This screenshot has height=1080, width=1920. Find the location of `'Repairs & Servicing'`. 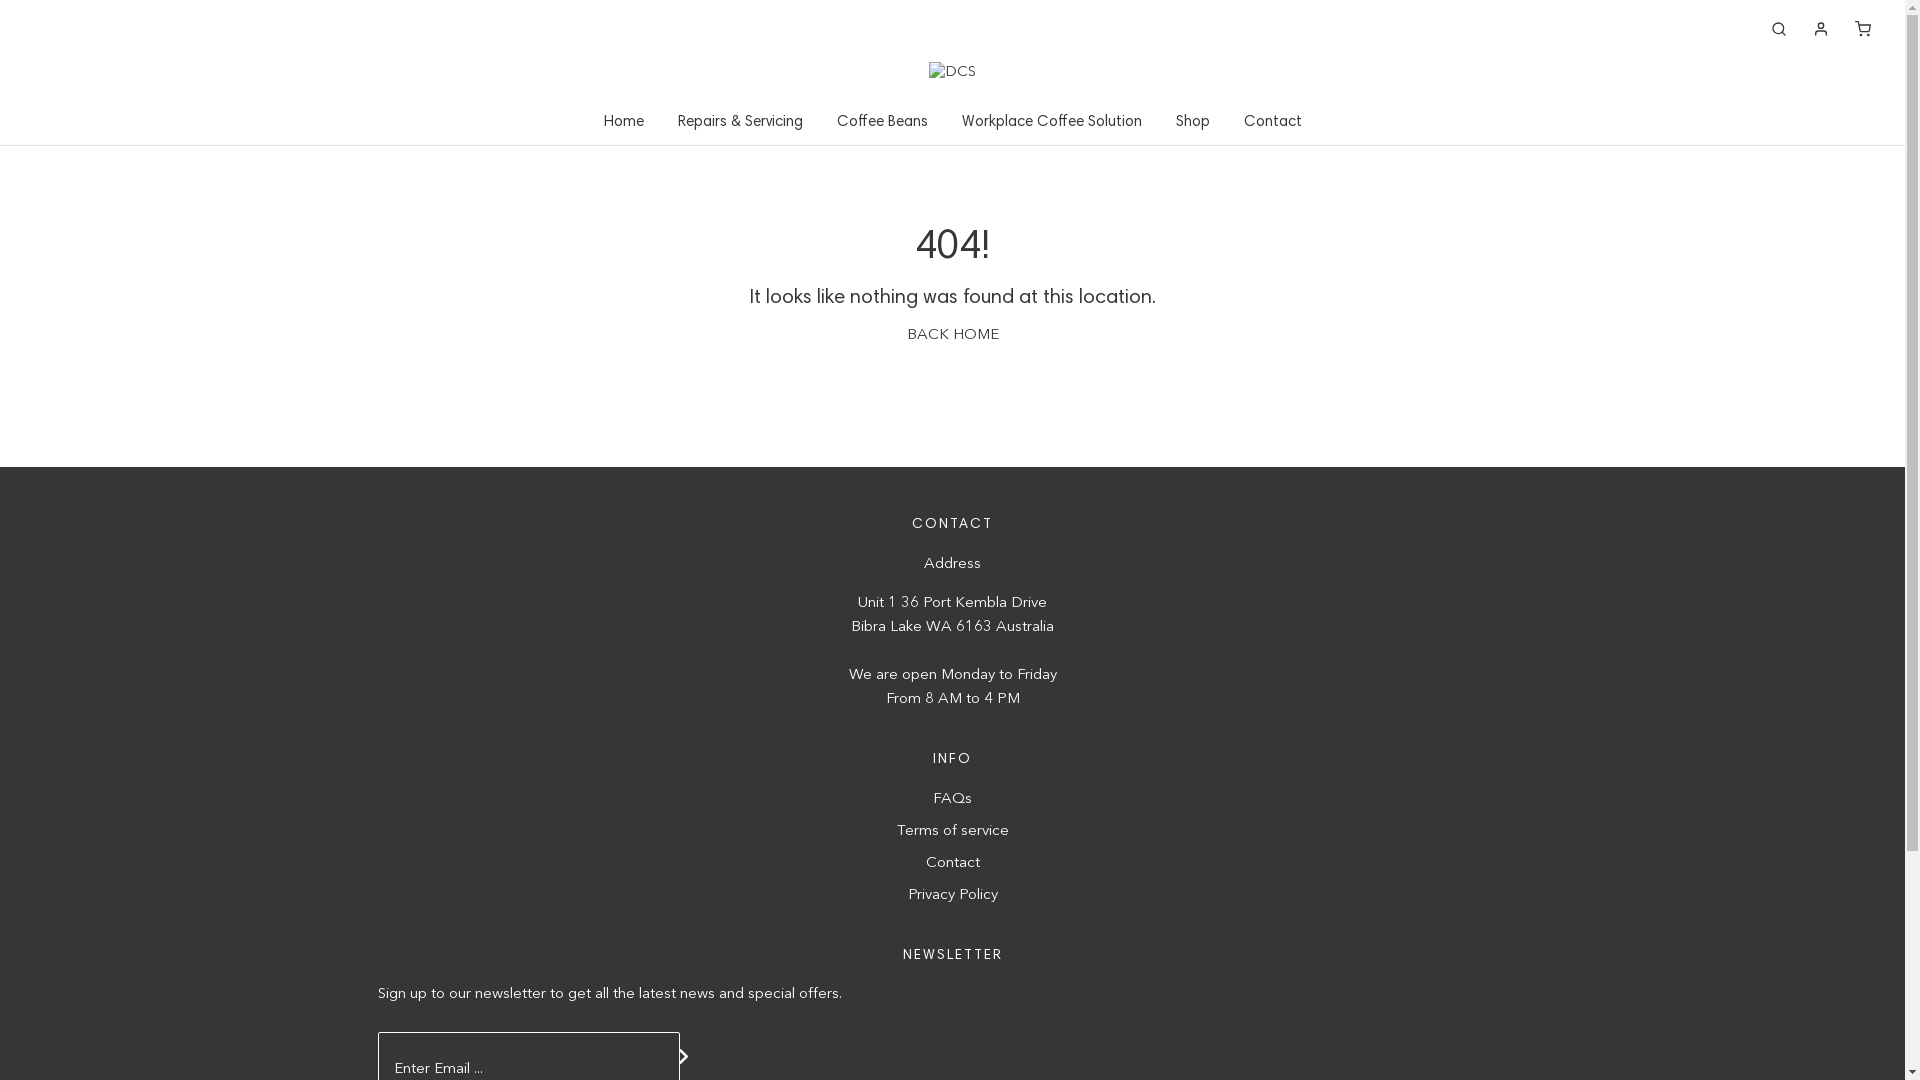

'Repairs & Servicing' is located at coordinates (739, 122).